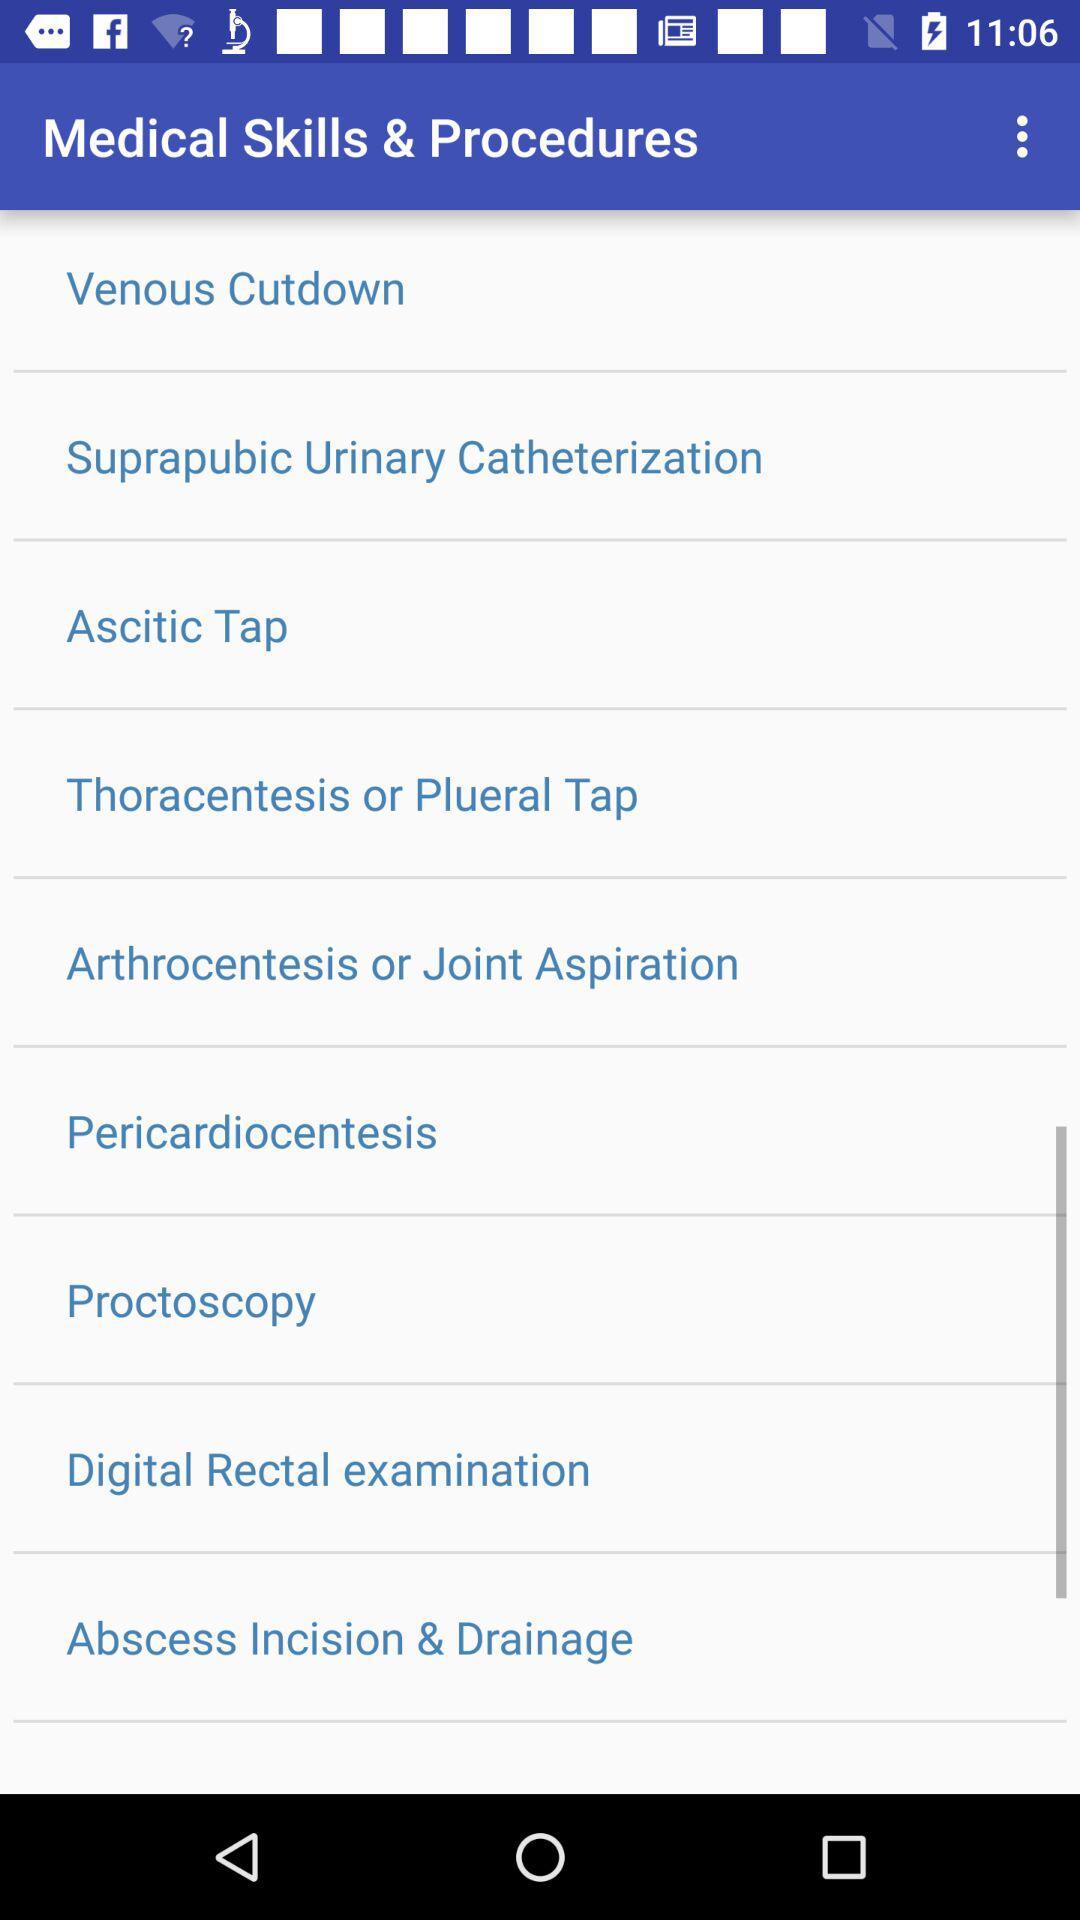 Image resolution: width=1080 pixels, height=1920 pixels. Describe the element at coordinates (1027, 136) in the screenshot. I see `the 3 dots icon on the top ryt` at that location.